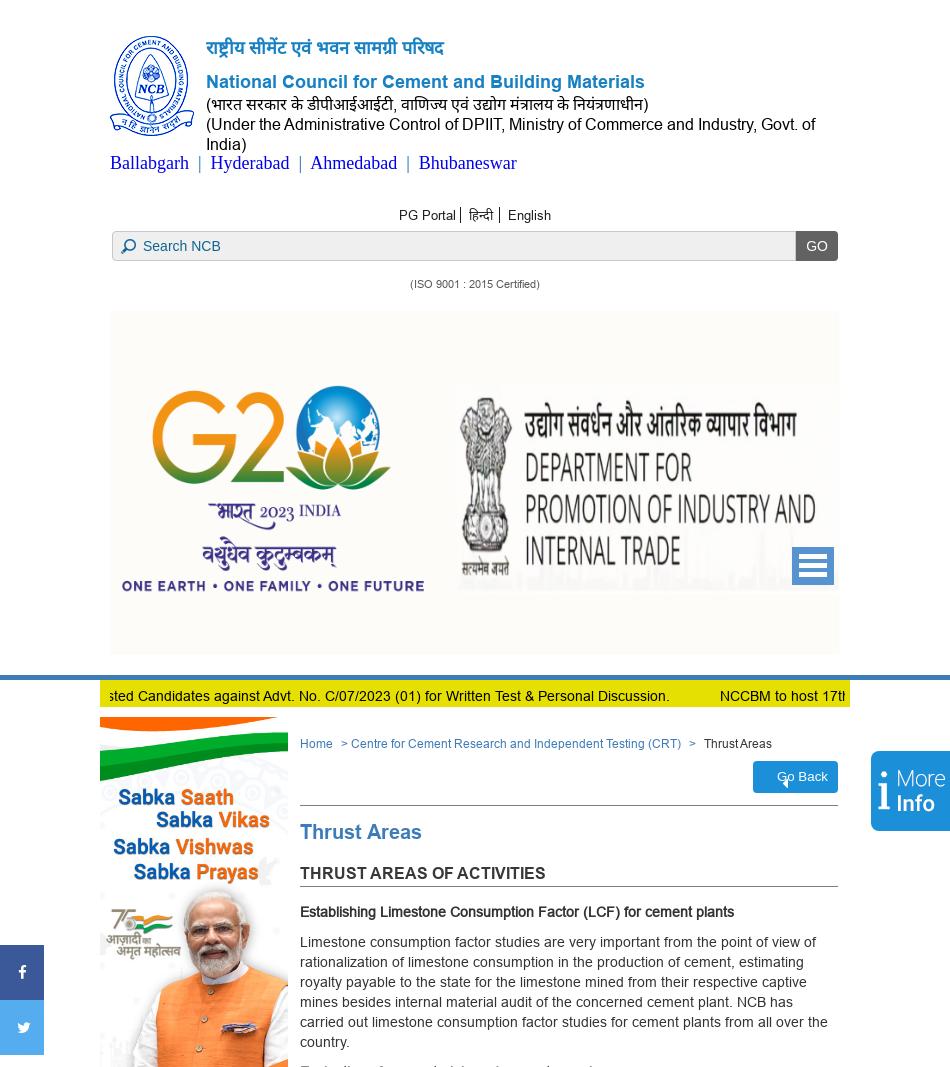 The height and width of the screenshot is (1067, 950). What do you see at coordinates (800, 774) in the screenshot?
I see `'Go Back'` at bounding box center [800, 774].